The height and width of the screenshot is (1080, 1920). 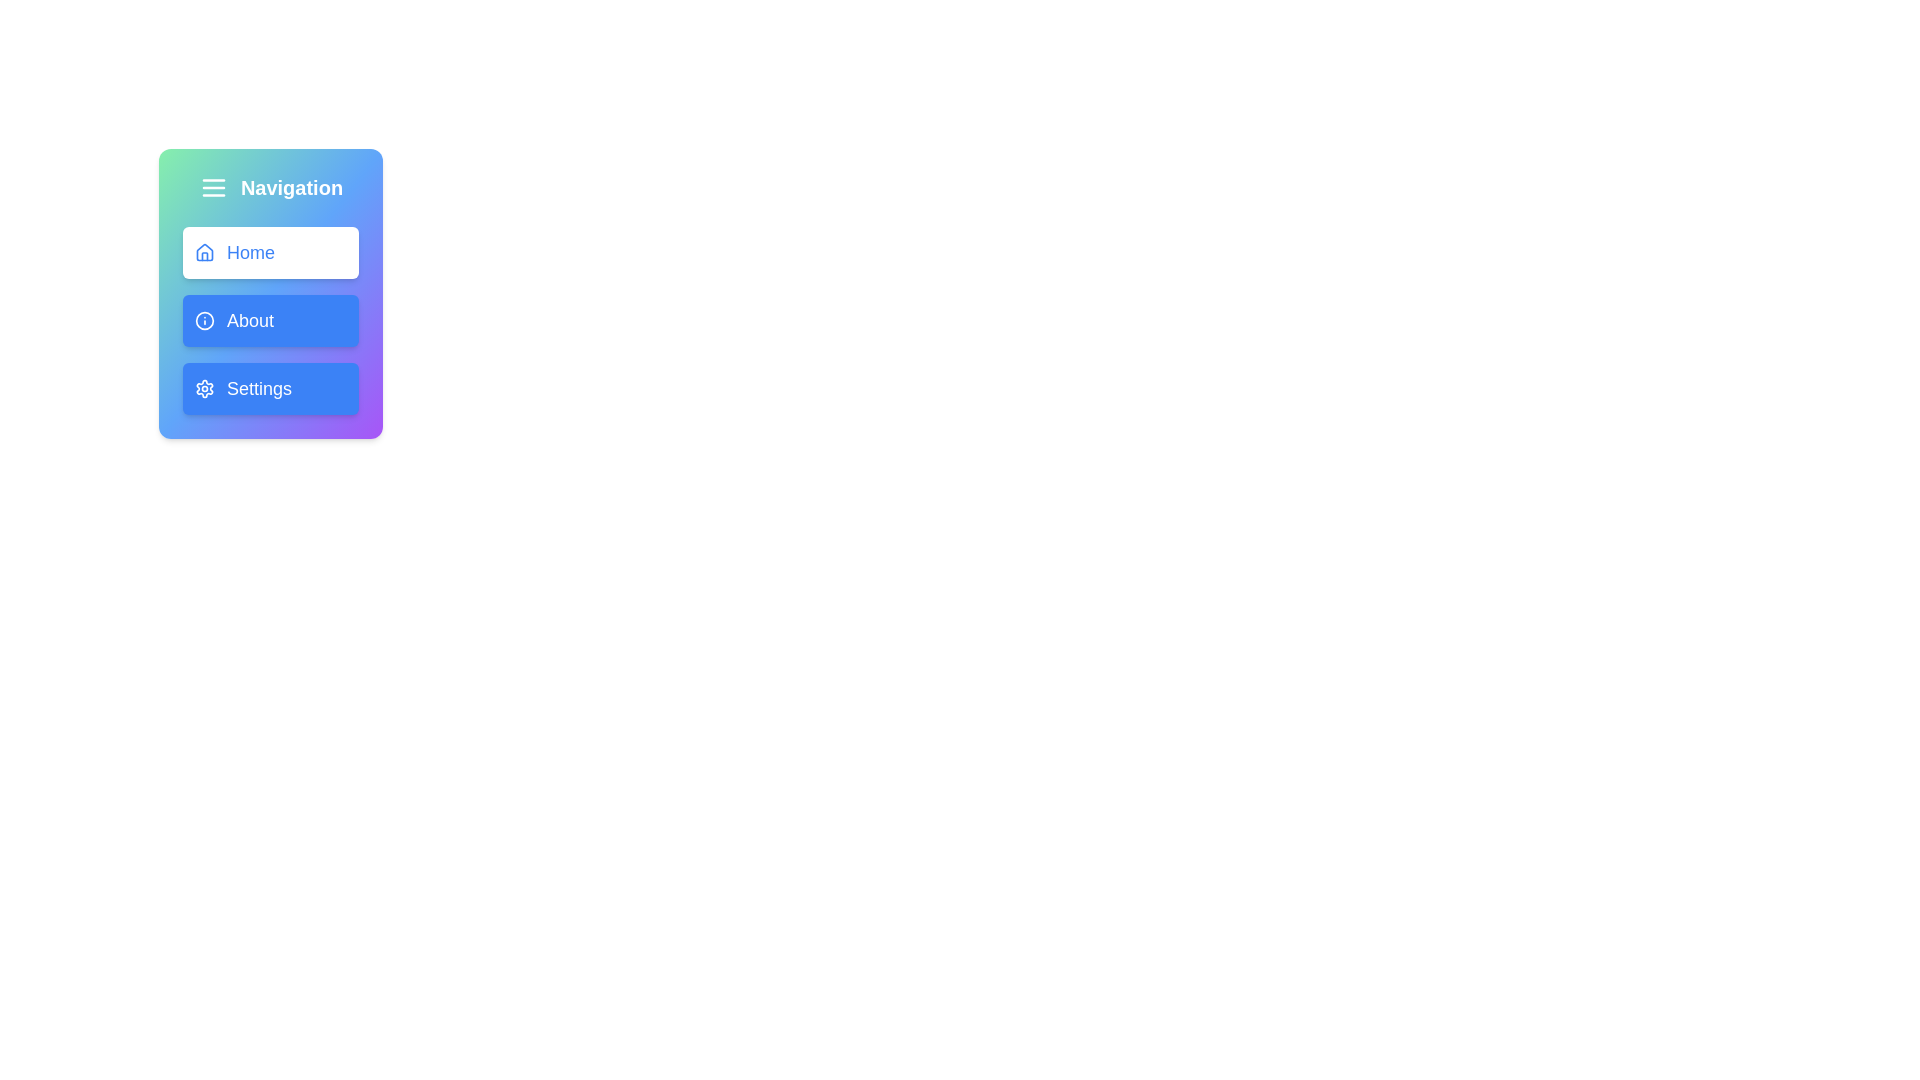 I want to click on the house-shaped vector icon contained within the 'Home' button in the navigation panel, so click(x=205, y=250).